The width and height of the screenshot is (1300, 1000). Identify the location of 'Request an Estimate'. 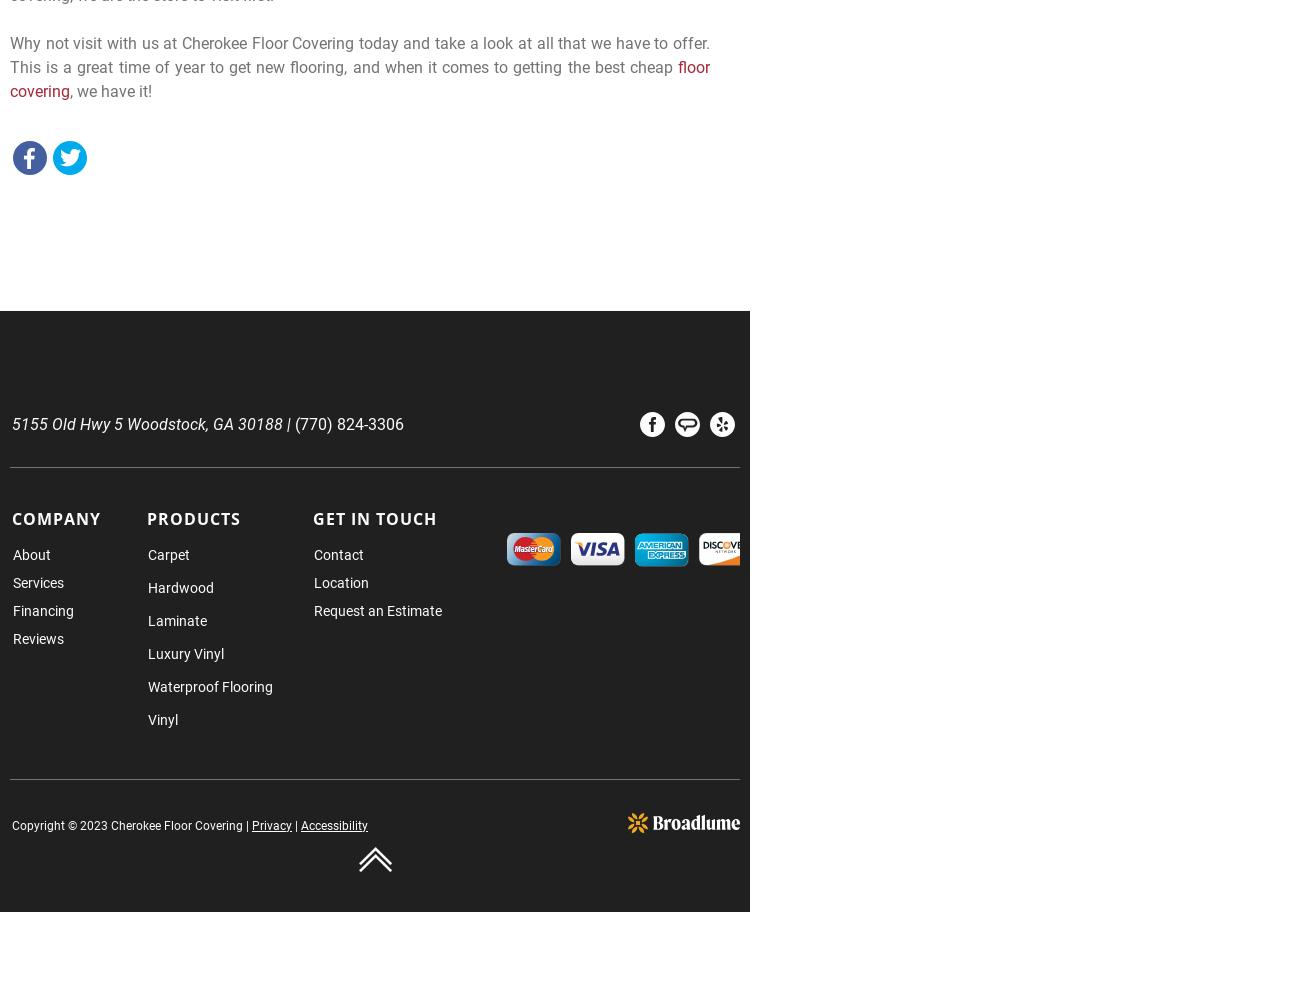
(377, 609).